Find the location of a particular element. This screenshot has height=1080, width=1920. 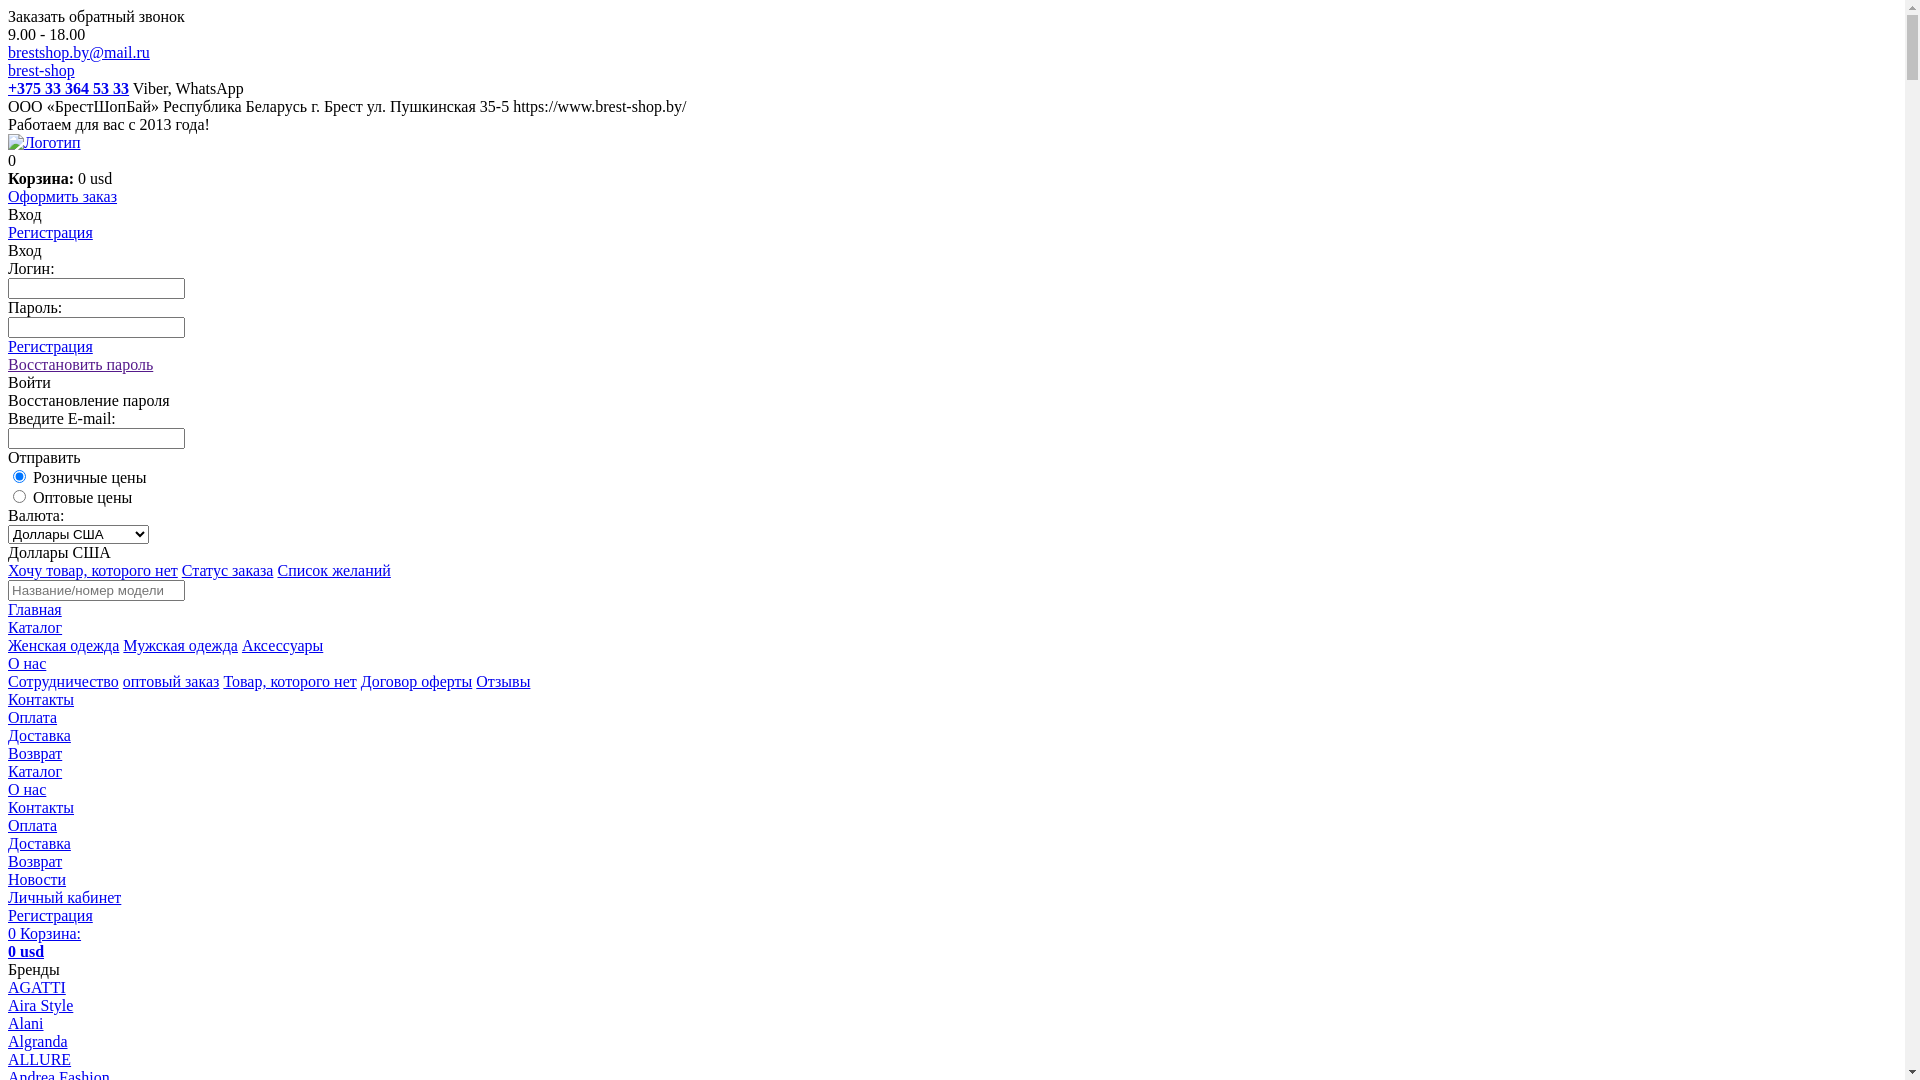

'Alani' is located at coordinates (8, 1023).